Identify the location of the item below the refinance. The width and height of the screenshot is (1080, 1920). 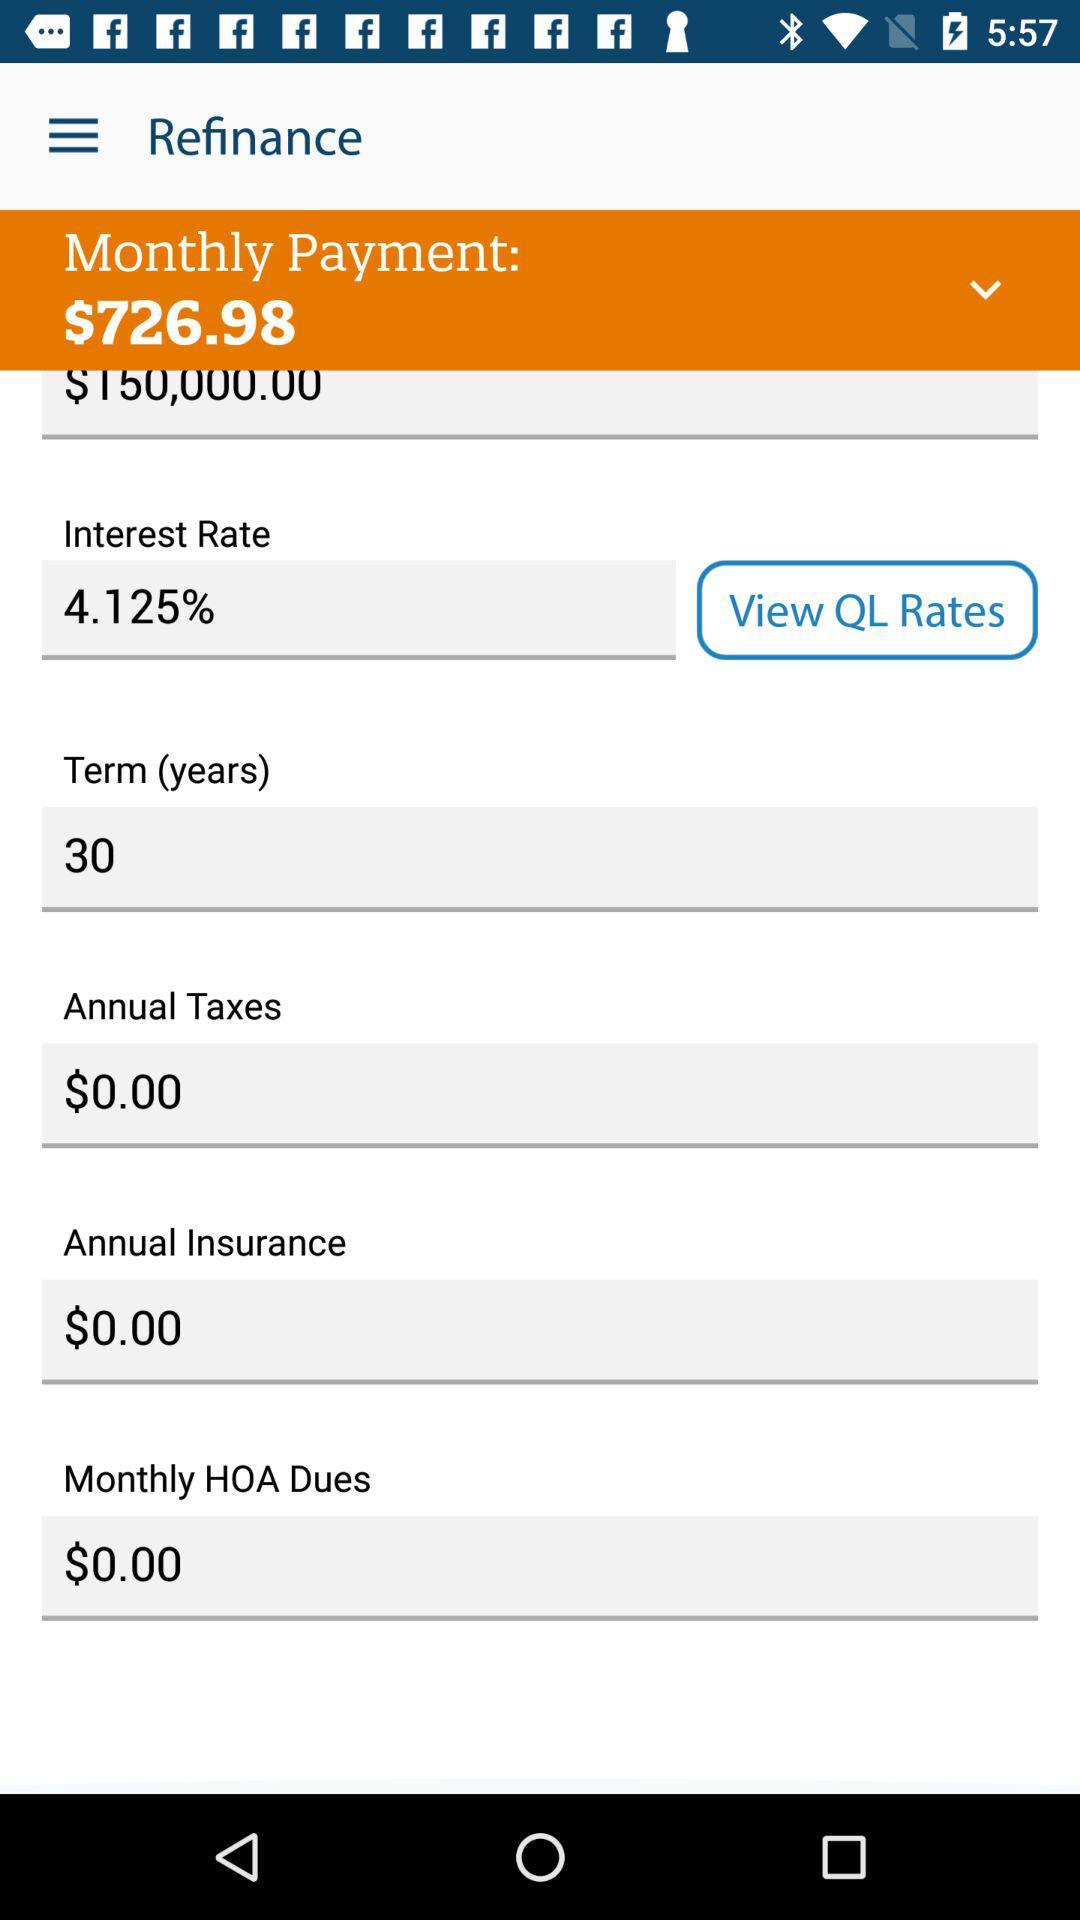
(984, 289).